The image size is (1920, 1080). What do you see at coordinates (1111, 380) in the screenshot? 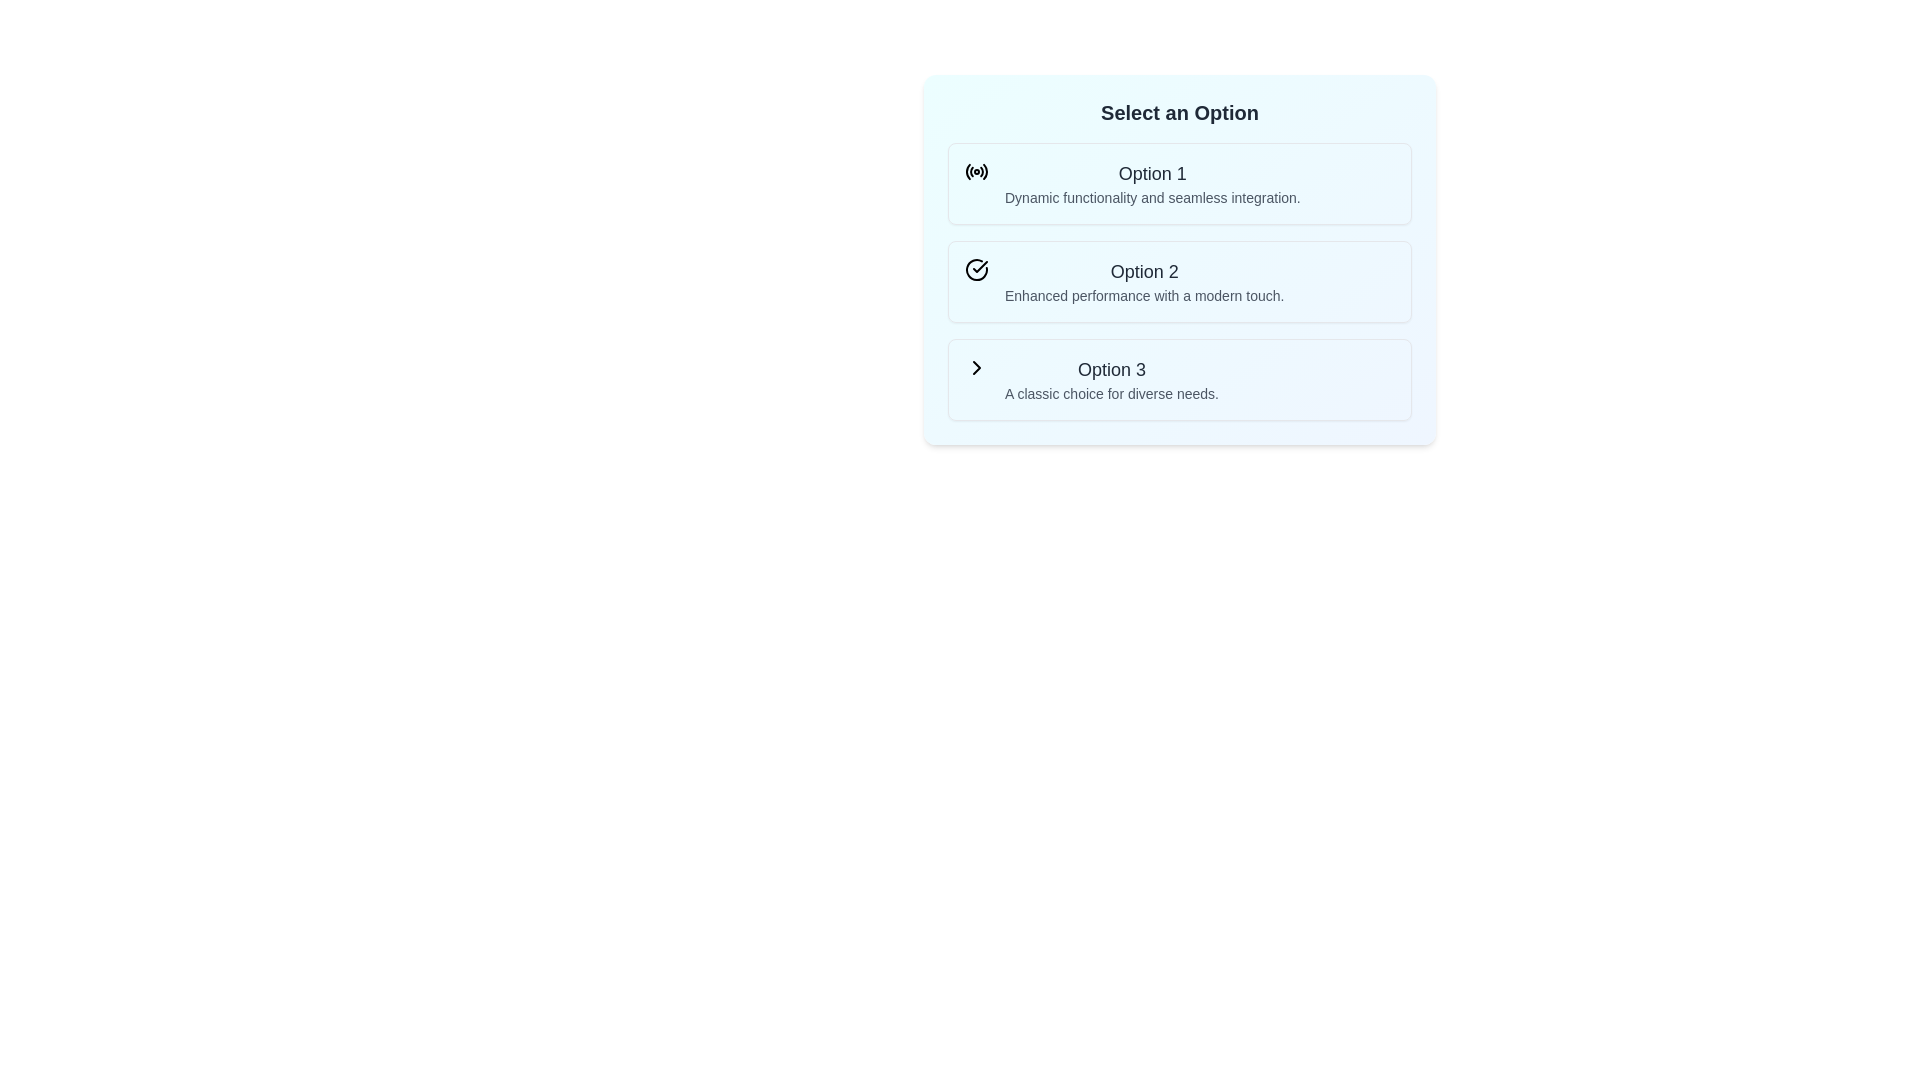
I see `the text element labeled 'Option 3', which features a bold header and a descriptive line, positioned in the third spot of a vertically stacked list` at bounding box center [1111, 380].